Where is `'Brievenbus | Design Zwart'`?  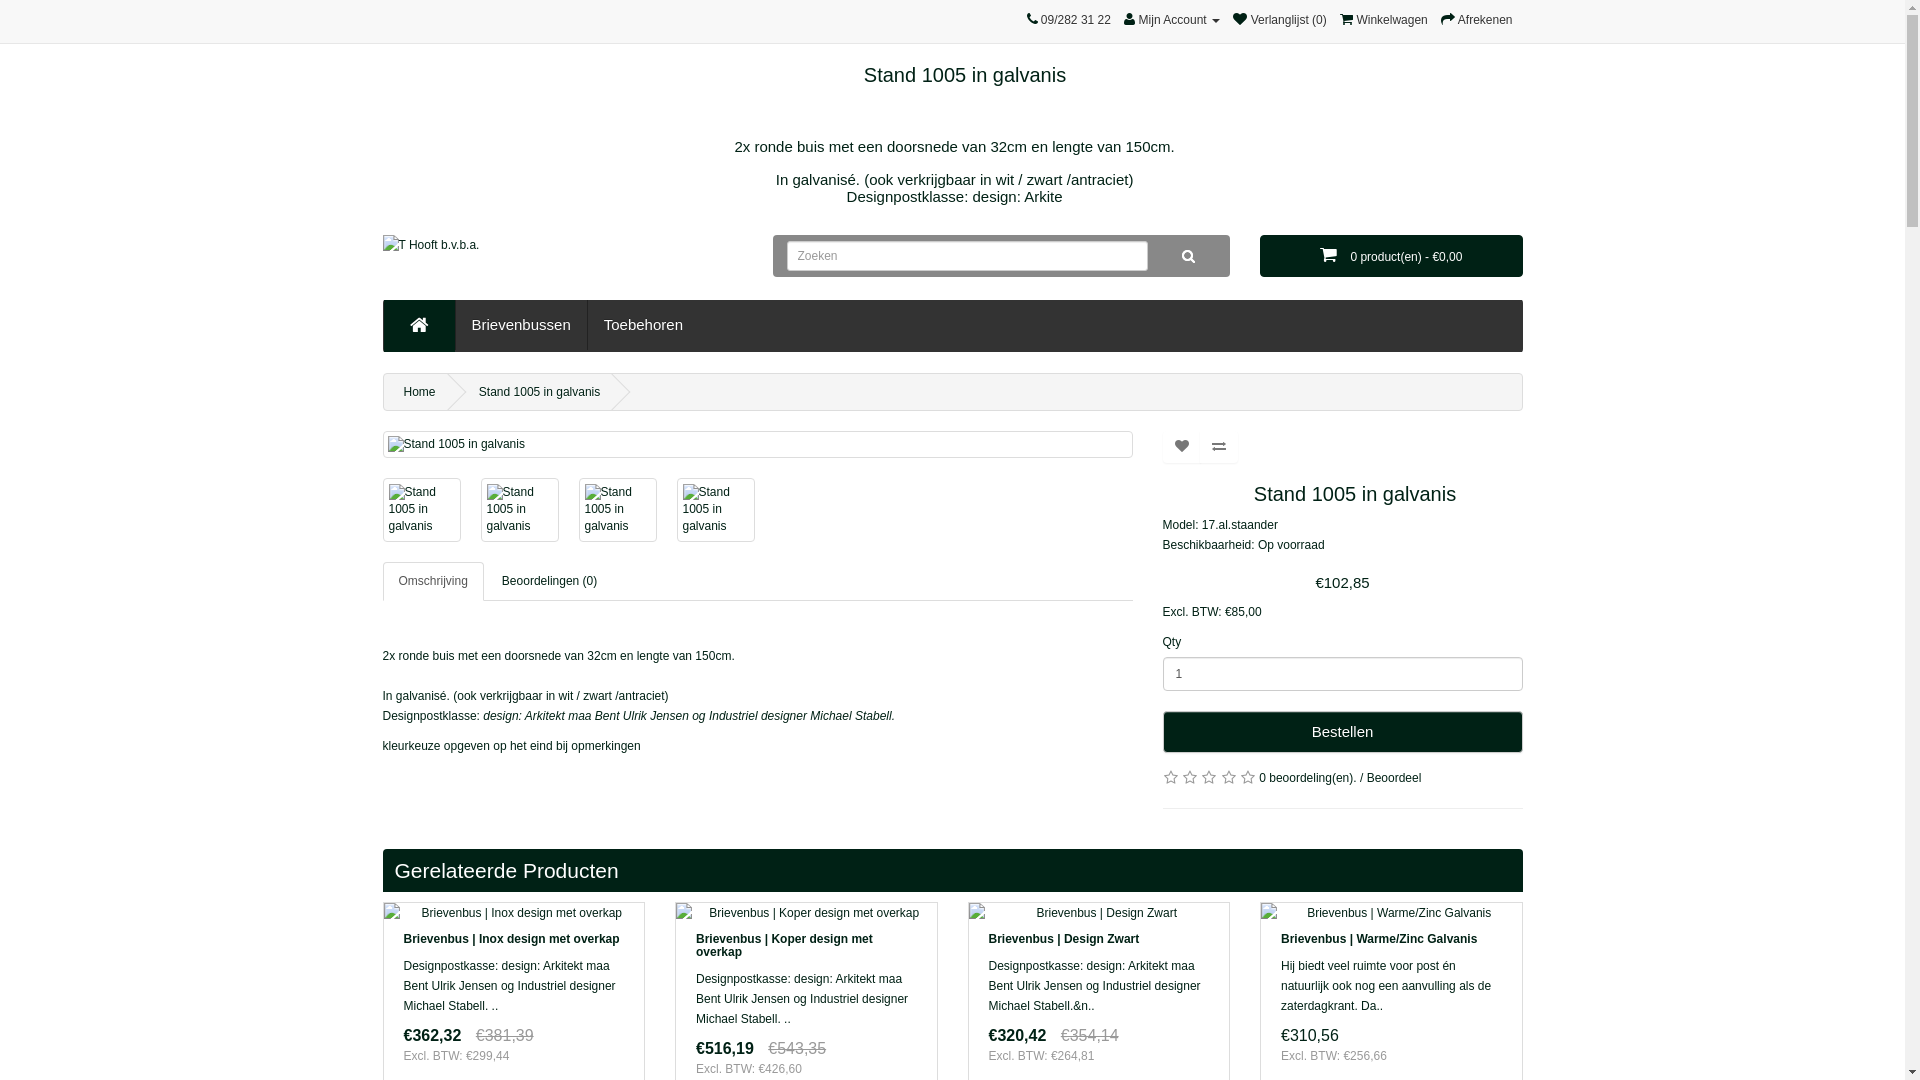 'Brievenbus | Design Zwart' is located at coordinates (1062, 938).